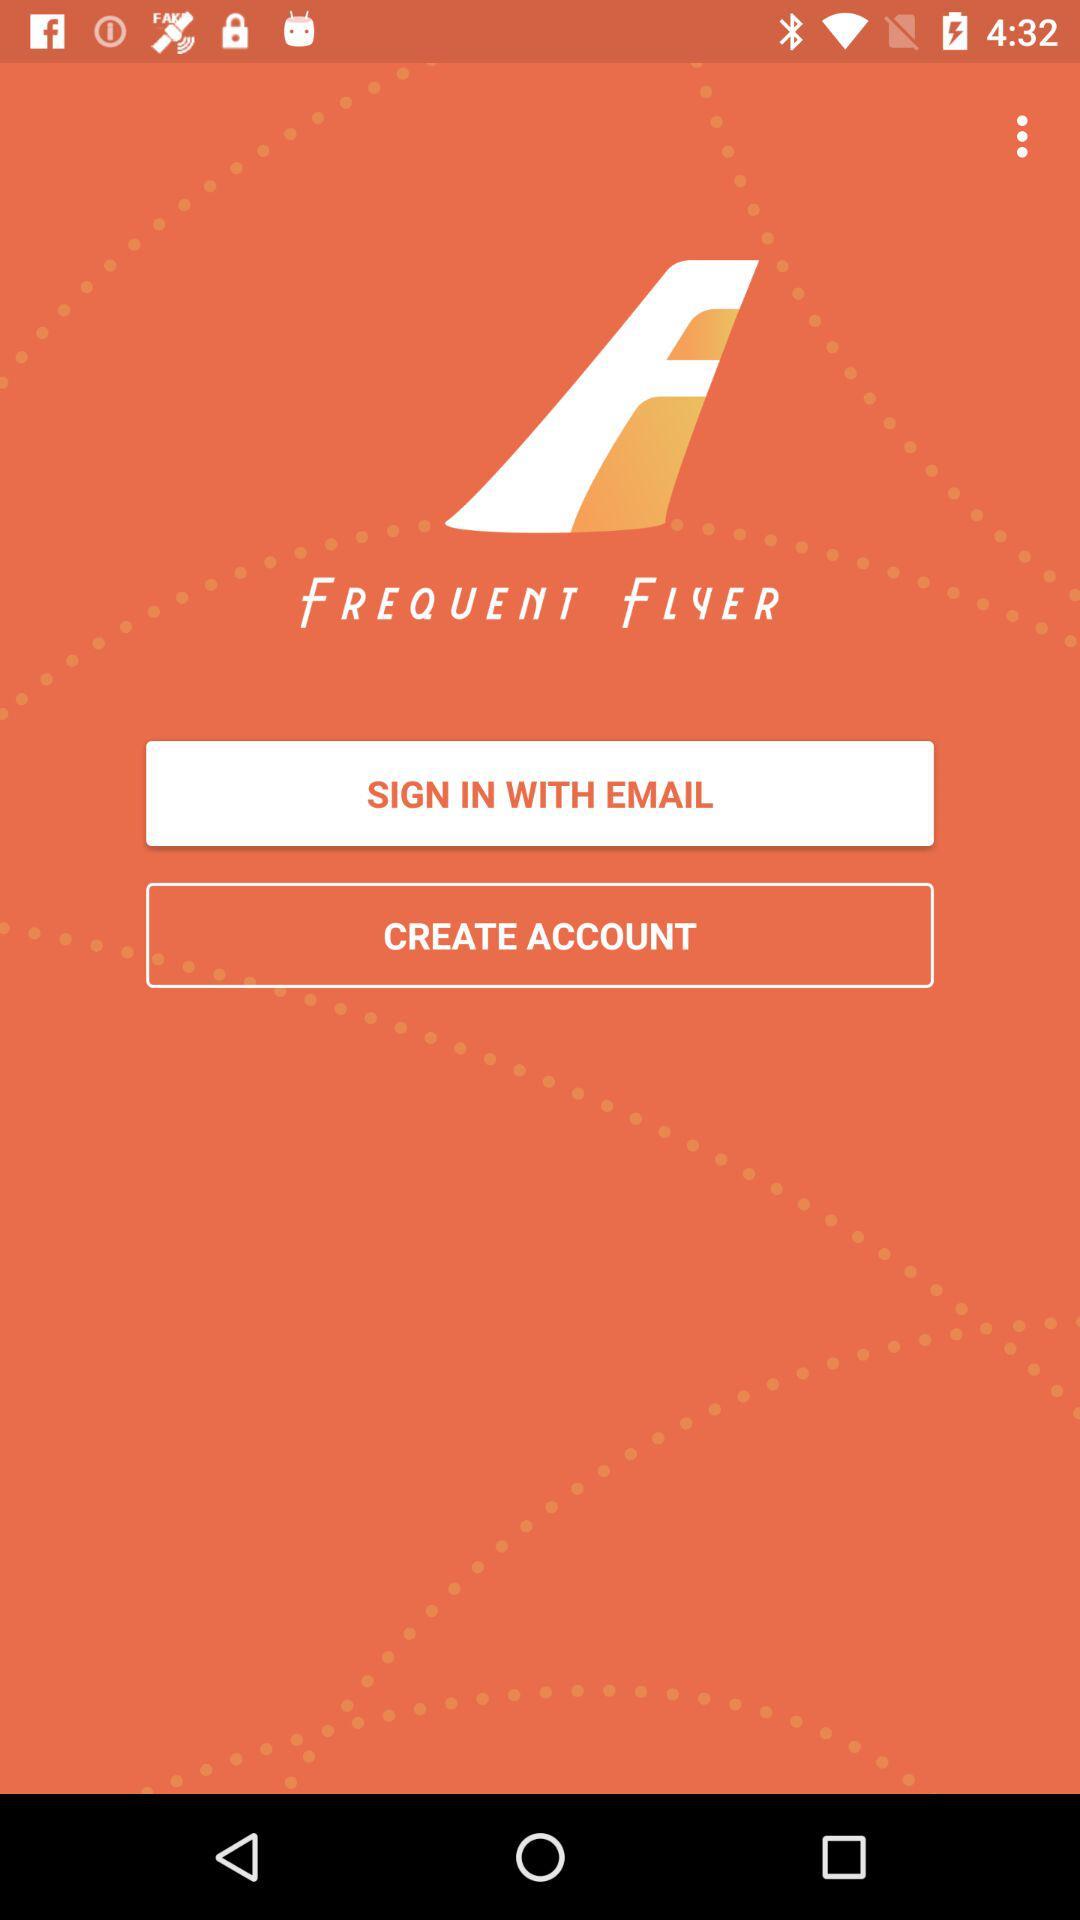 This screenshot has width=1080, height=1920. Describe the element at coordinates (540, 792) in the screenshot. I see `the icon above the create account item` at that location.